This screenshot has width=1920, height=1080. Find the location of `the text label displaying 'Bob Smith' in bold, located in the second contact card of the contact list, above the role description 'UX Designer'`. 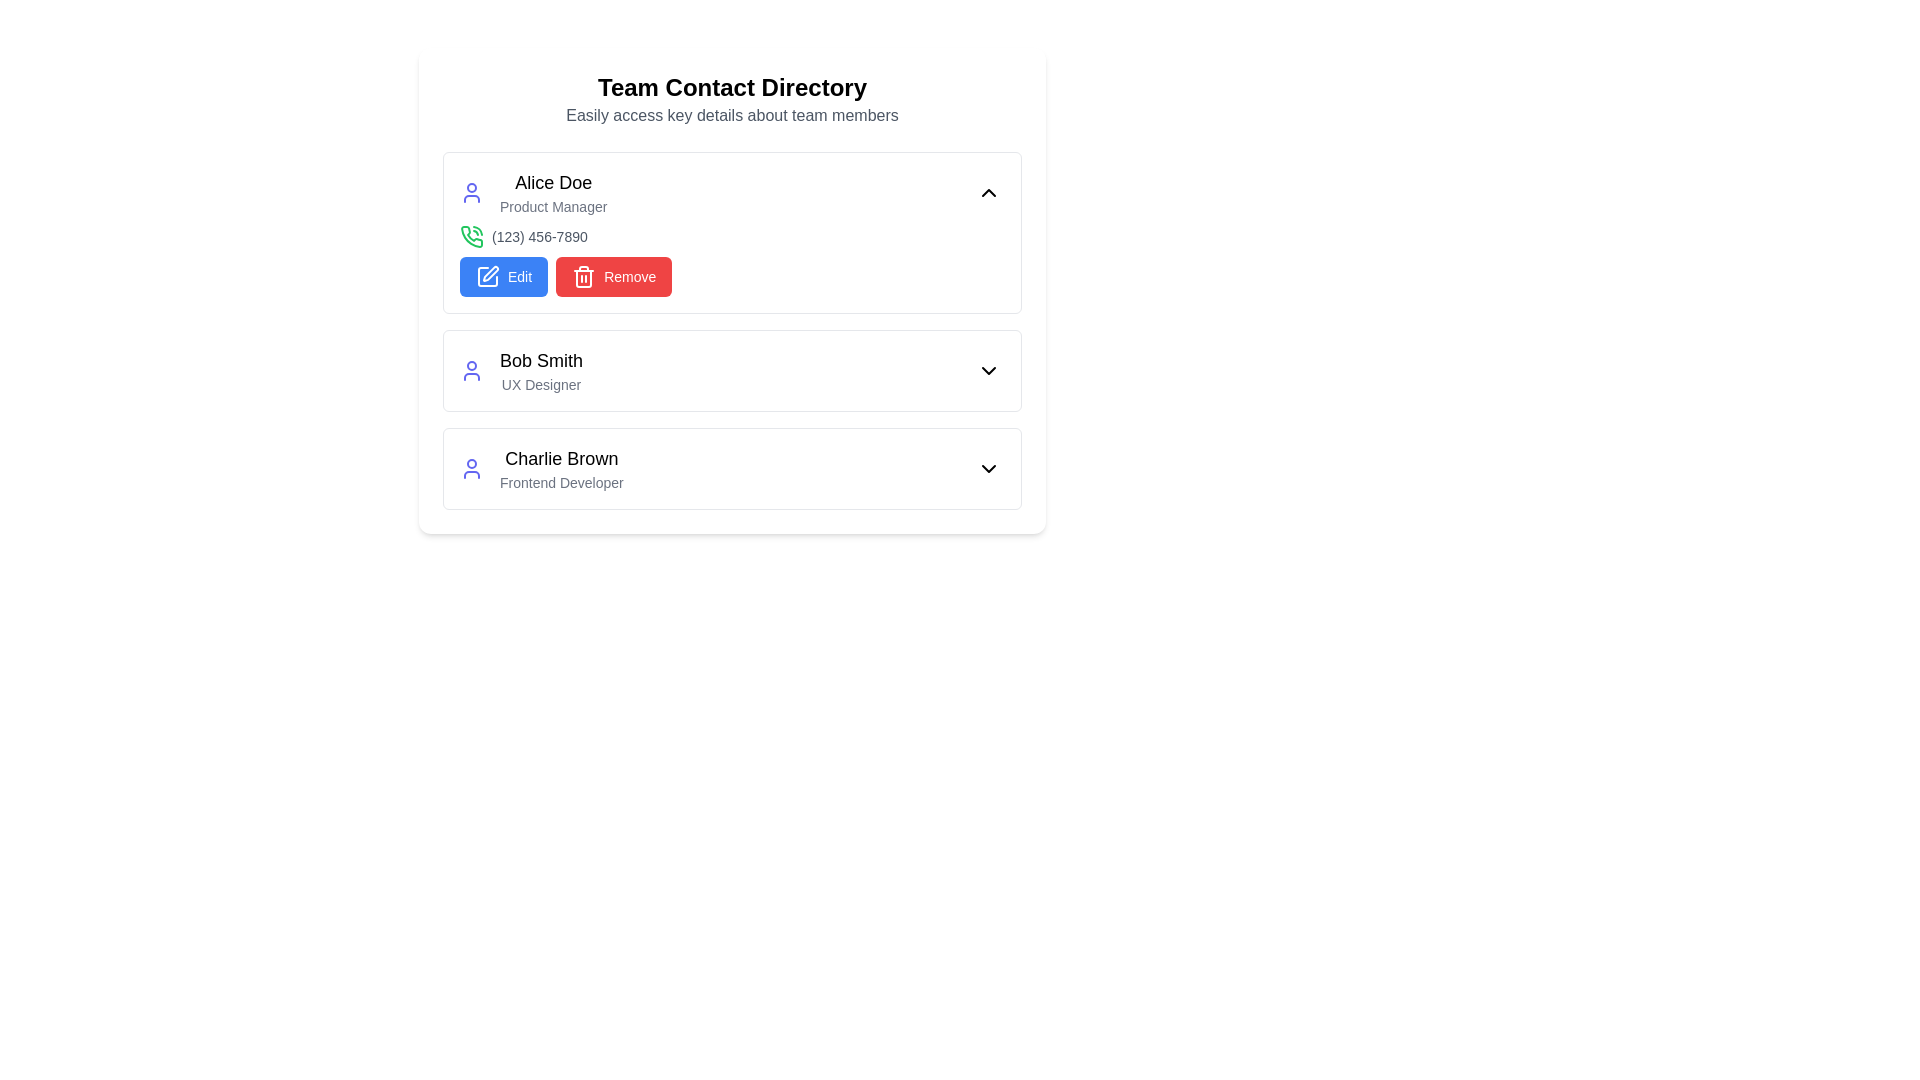

the text label displaying 'Bob Smith' in bold, located in the second contact card of the contact list, above the role description 'UX Designer' is located at coordinates (541, 361).